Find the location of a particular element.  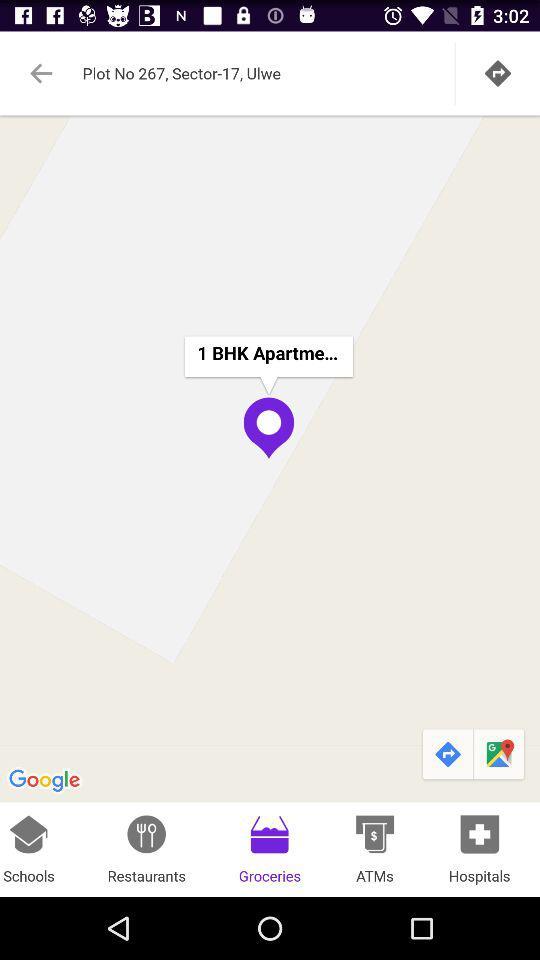

google is located at coordinates (46, 781).